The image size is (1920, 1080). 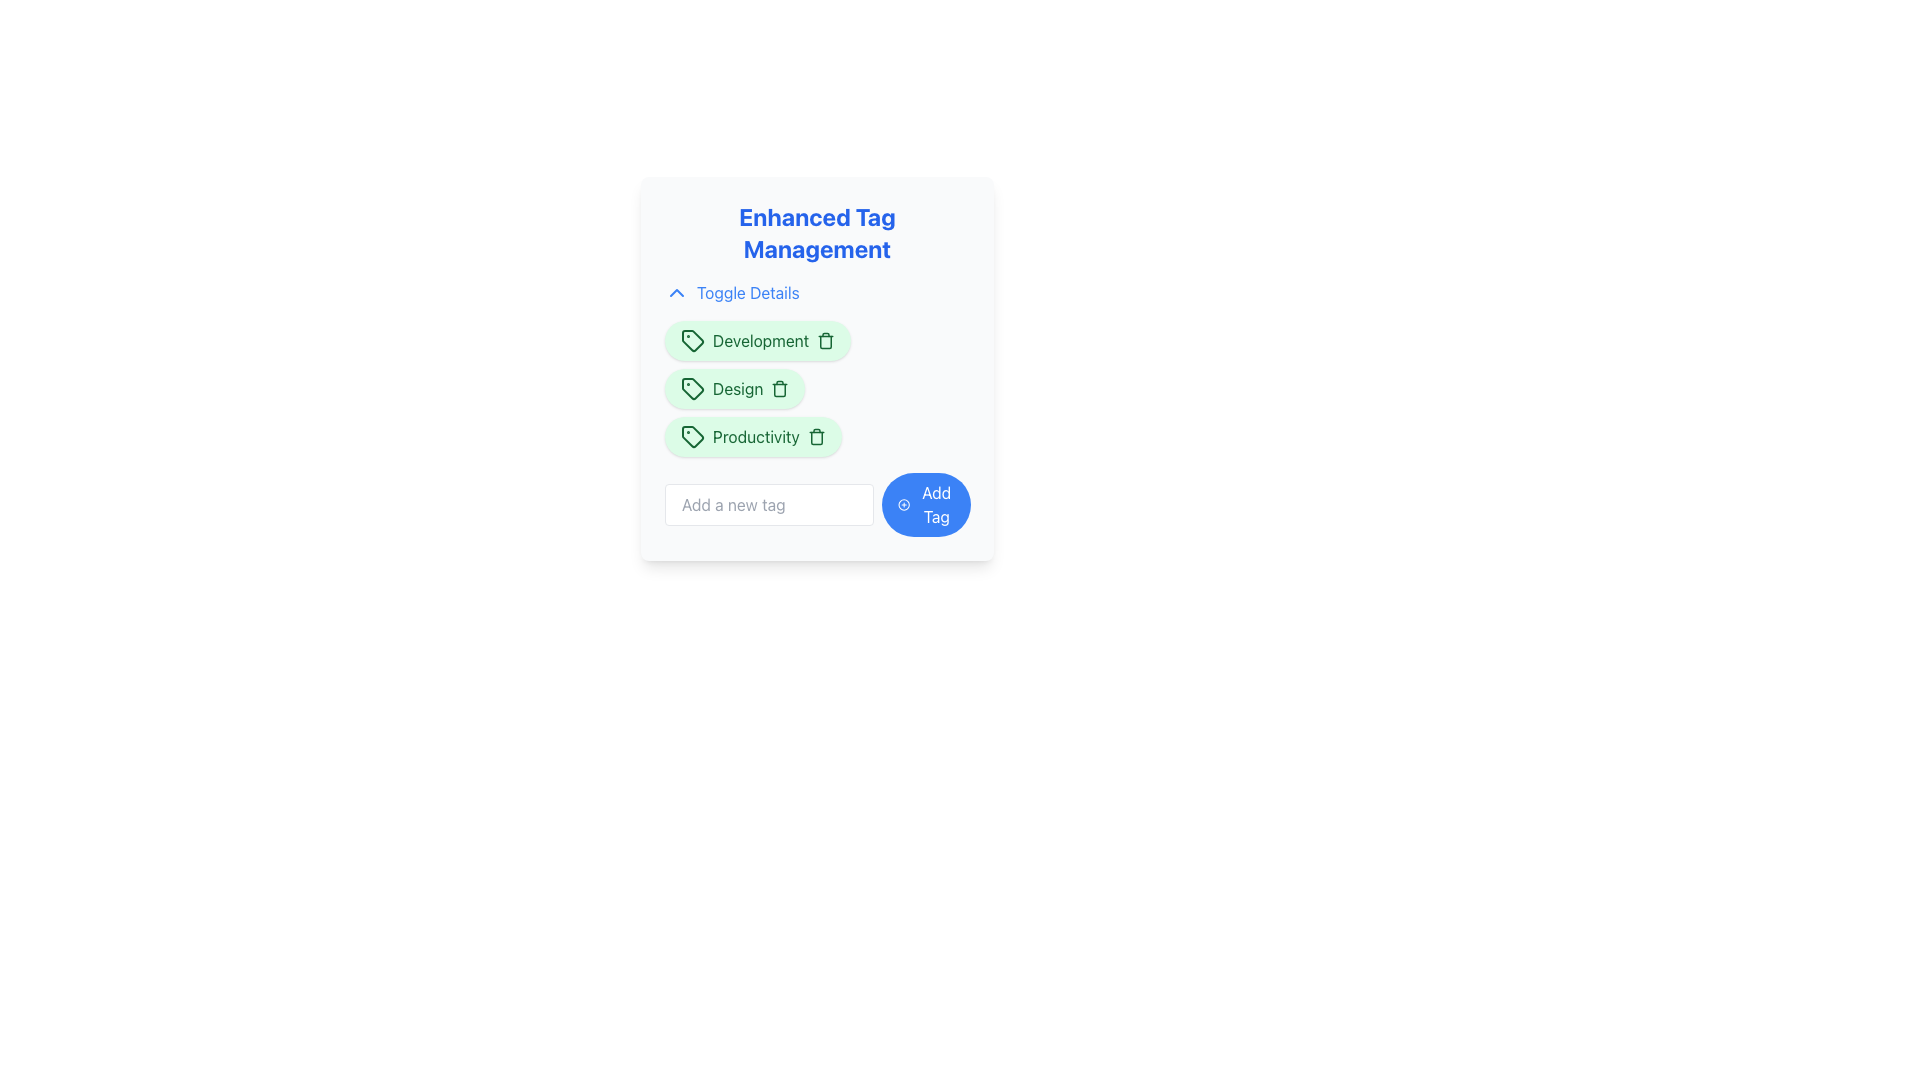 I want to click on the trash bin icon button located inside the green bubble labeled 'Design', so click(x=779, y=389).